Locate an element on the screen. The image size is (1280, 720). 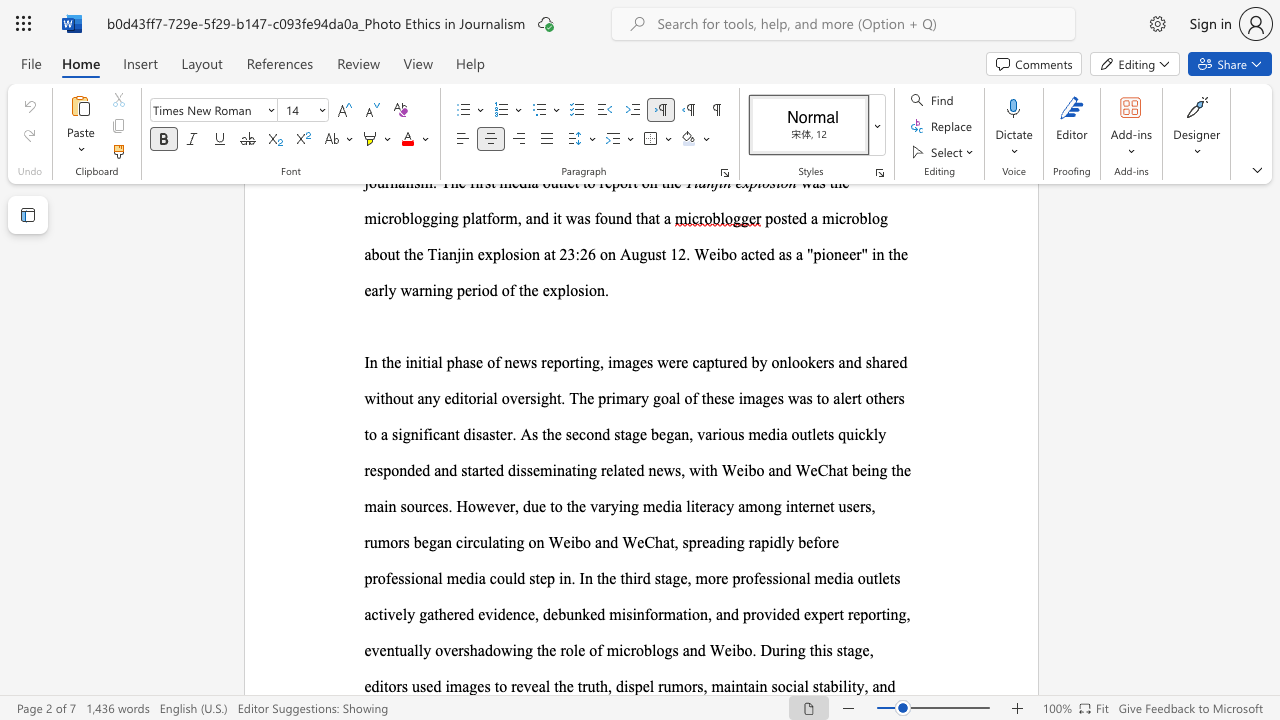
the subset text "ly before professional media could step in. In the third stage, more professional media outlets actively gathered evidence, debunked misinformation, and provided expert reporting, eventually overshadowing the role of microblogs and Weibo. Dur" within the text "related news, with Weibo and WeChat being the main sources. However, due to the varying media literacy among internet users, rumors began circulating on Weibo and WeChat, spreading rapidly before professional media could step in. In the third stage, more professional media outlets actively gathered evidence, debunked misinformation, and provided expert reporting, eventually overshadowing the role of microblogs and Weibo. During this stage, editors used images to reveal the truth, dispel rumors," is located at coordinates (780, 542).